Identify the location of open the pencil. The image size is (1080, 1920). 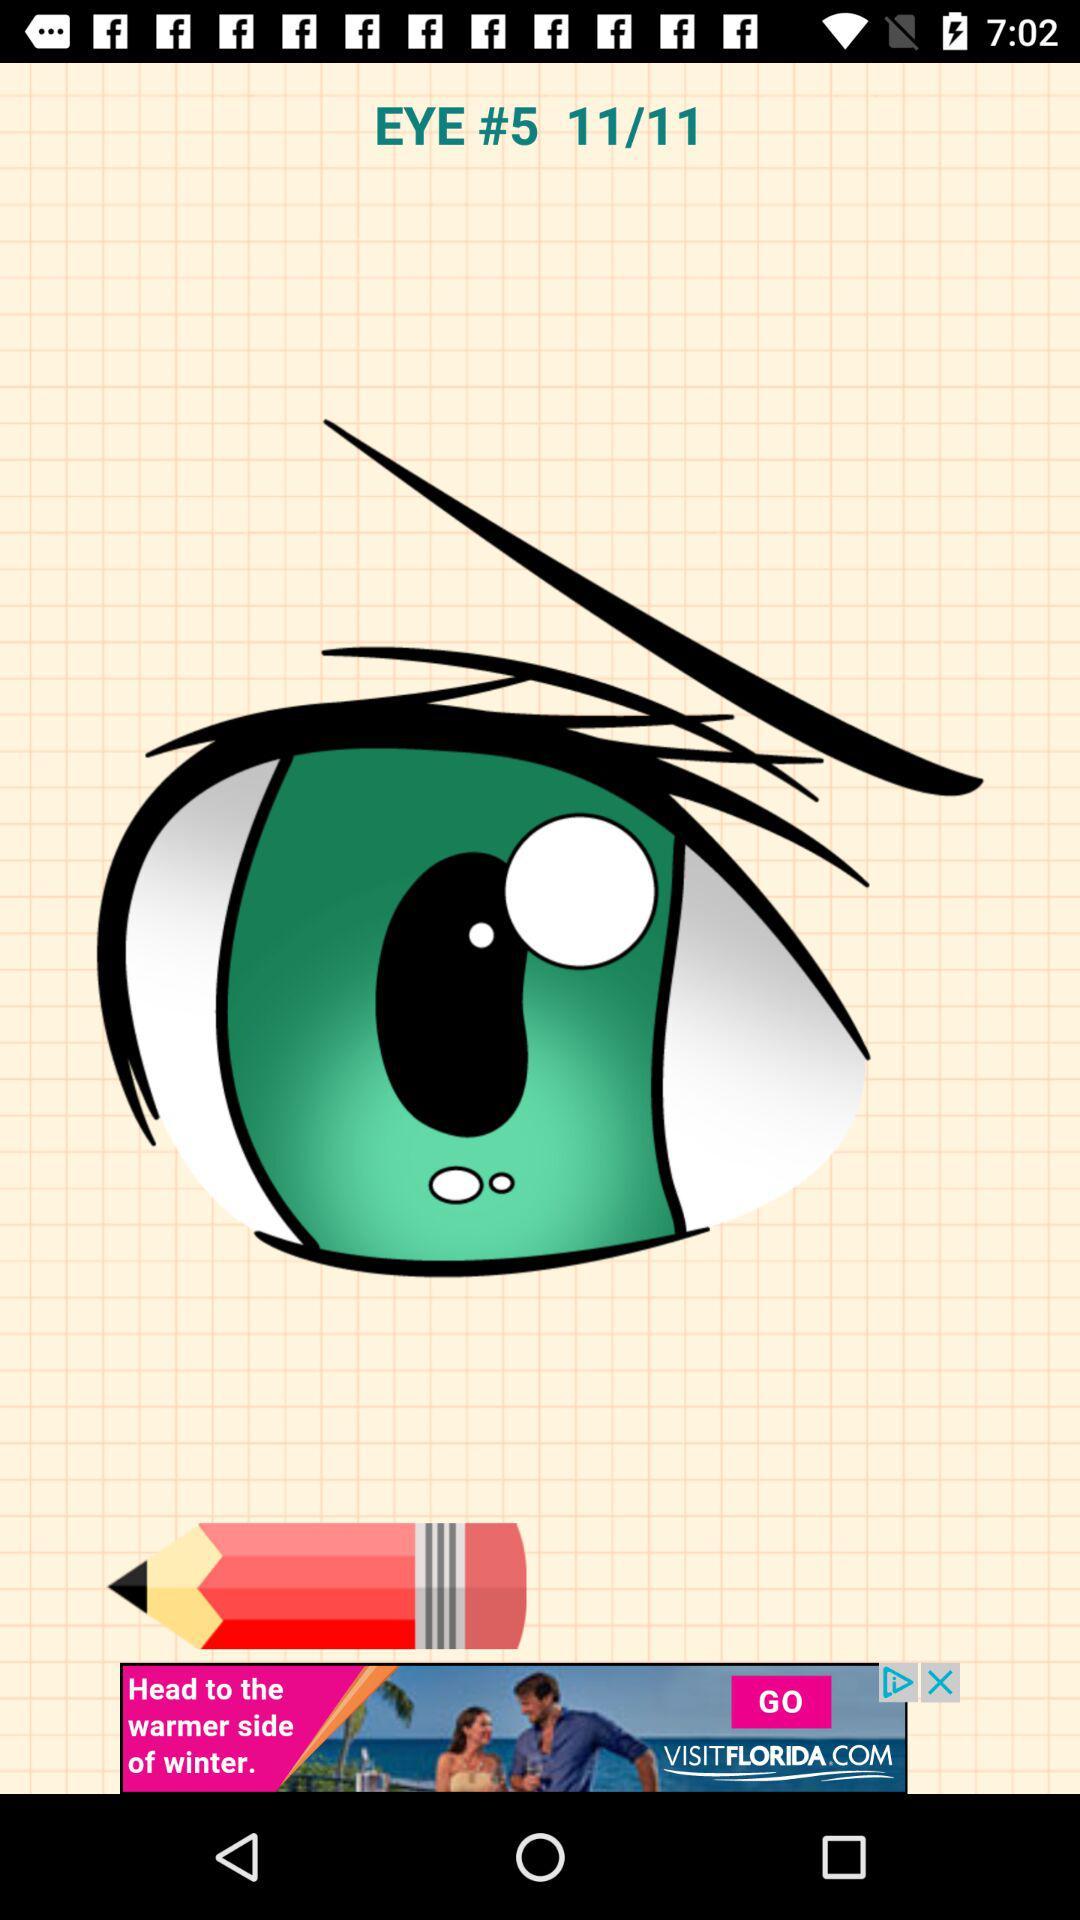
(315, 1585).